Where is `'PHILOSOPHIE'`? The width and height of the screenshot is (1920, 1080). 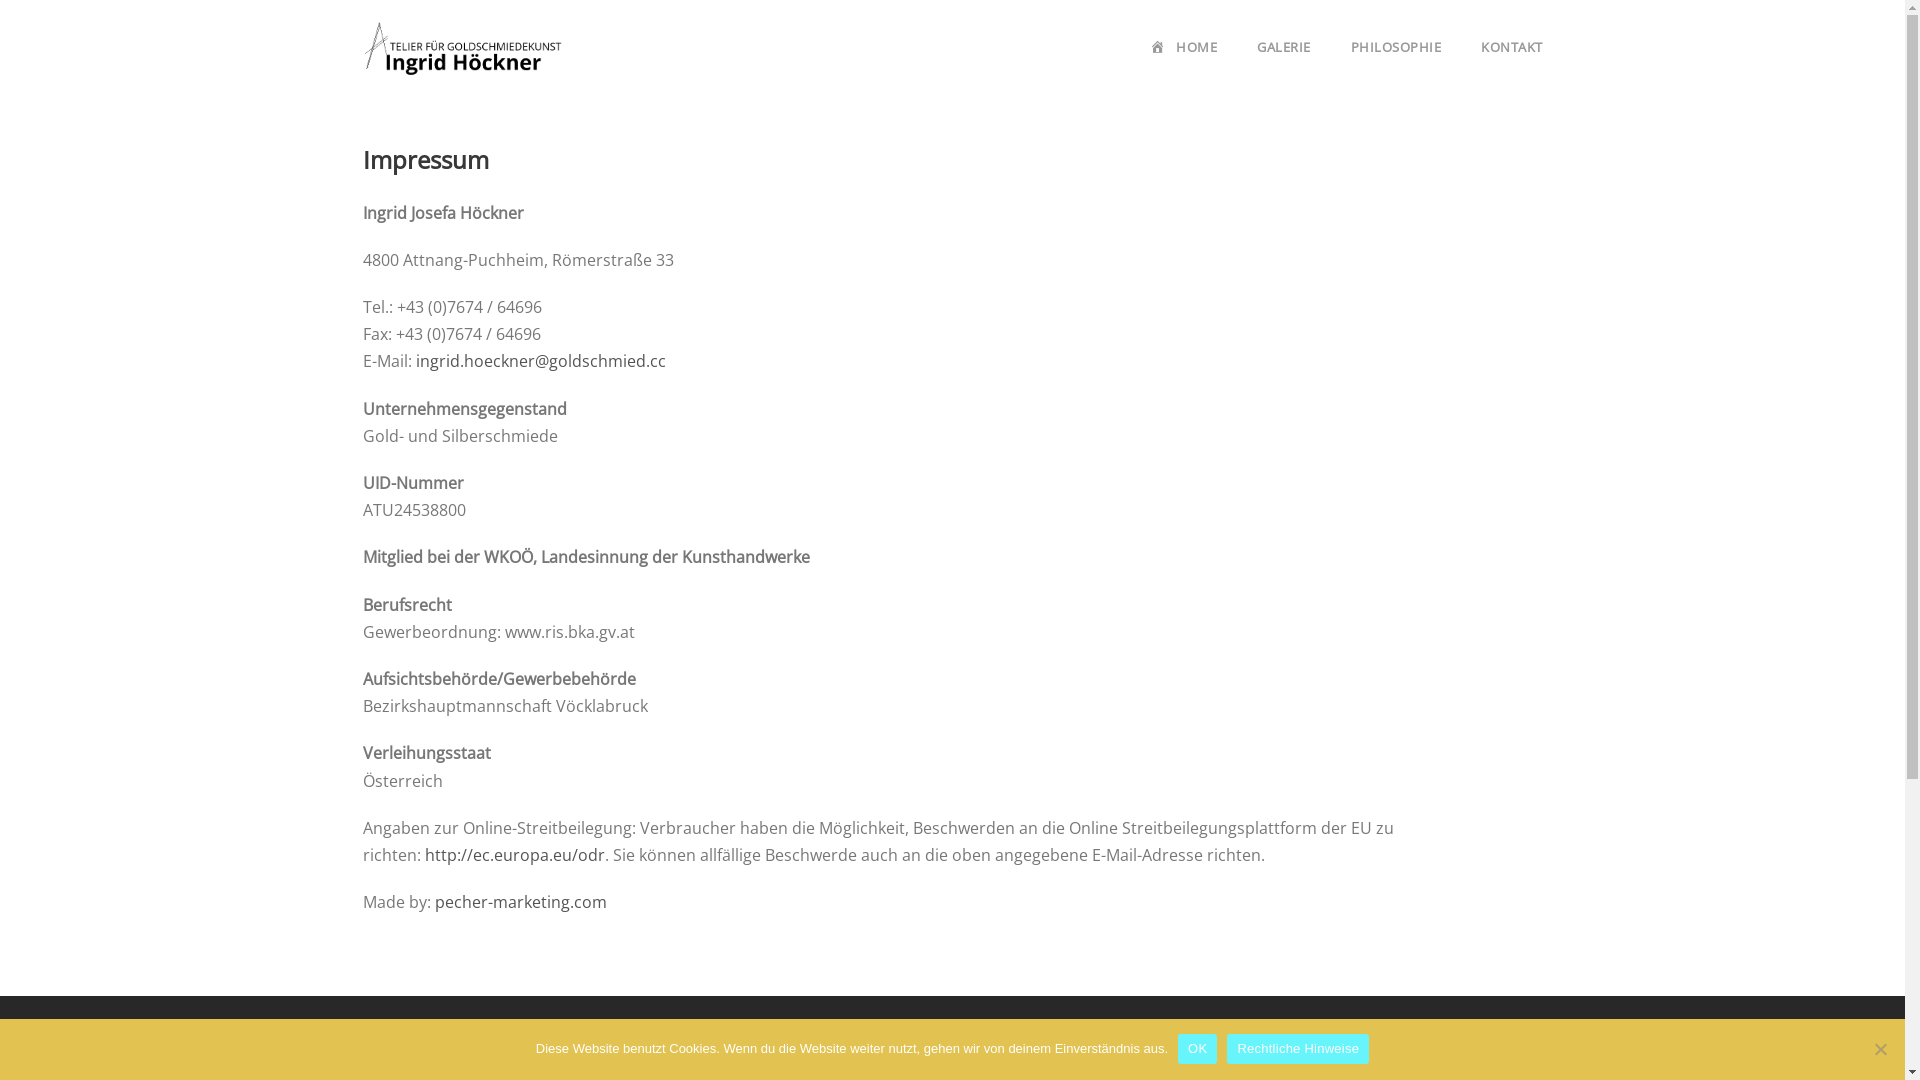 'PHILOSOPHIE' is located at coordinates (1394, 63).